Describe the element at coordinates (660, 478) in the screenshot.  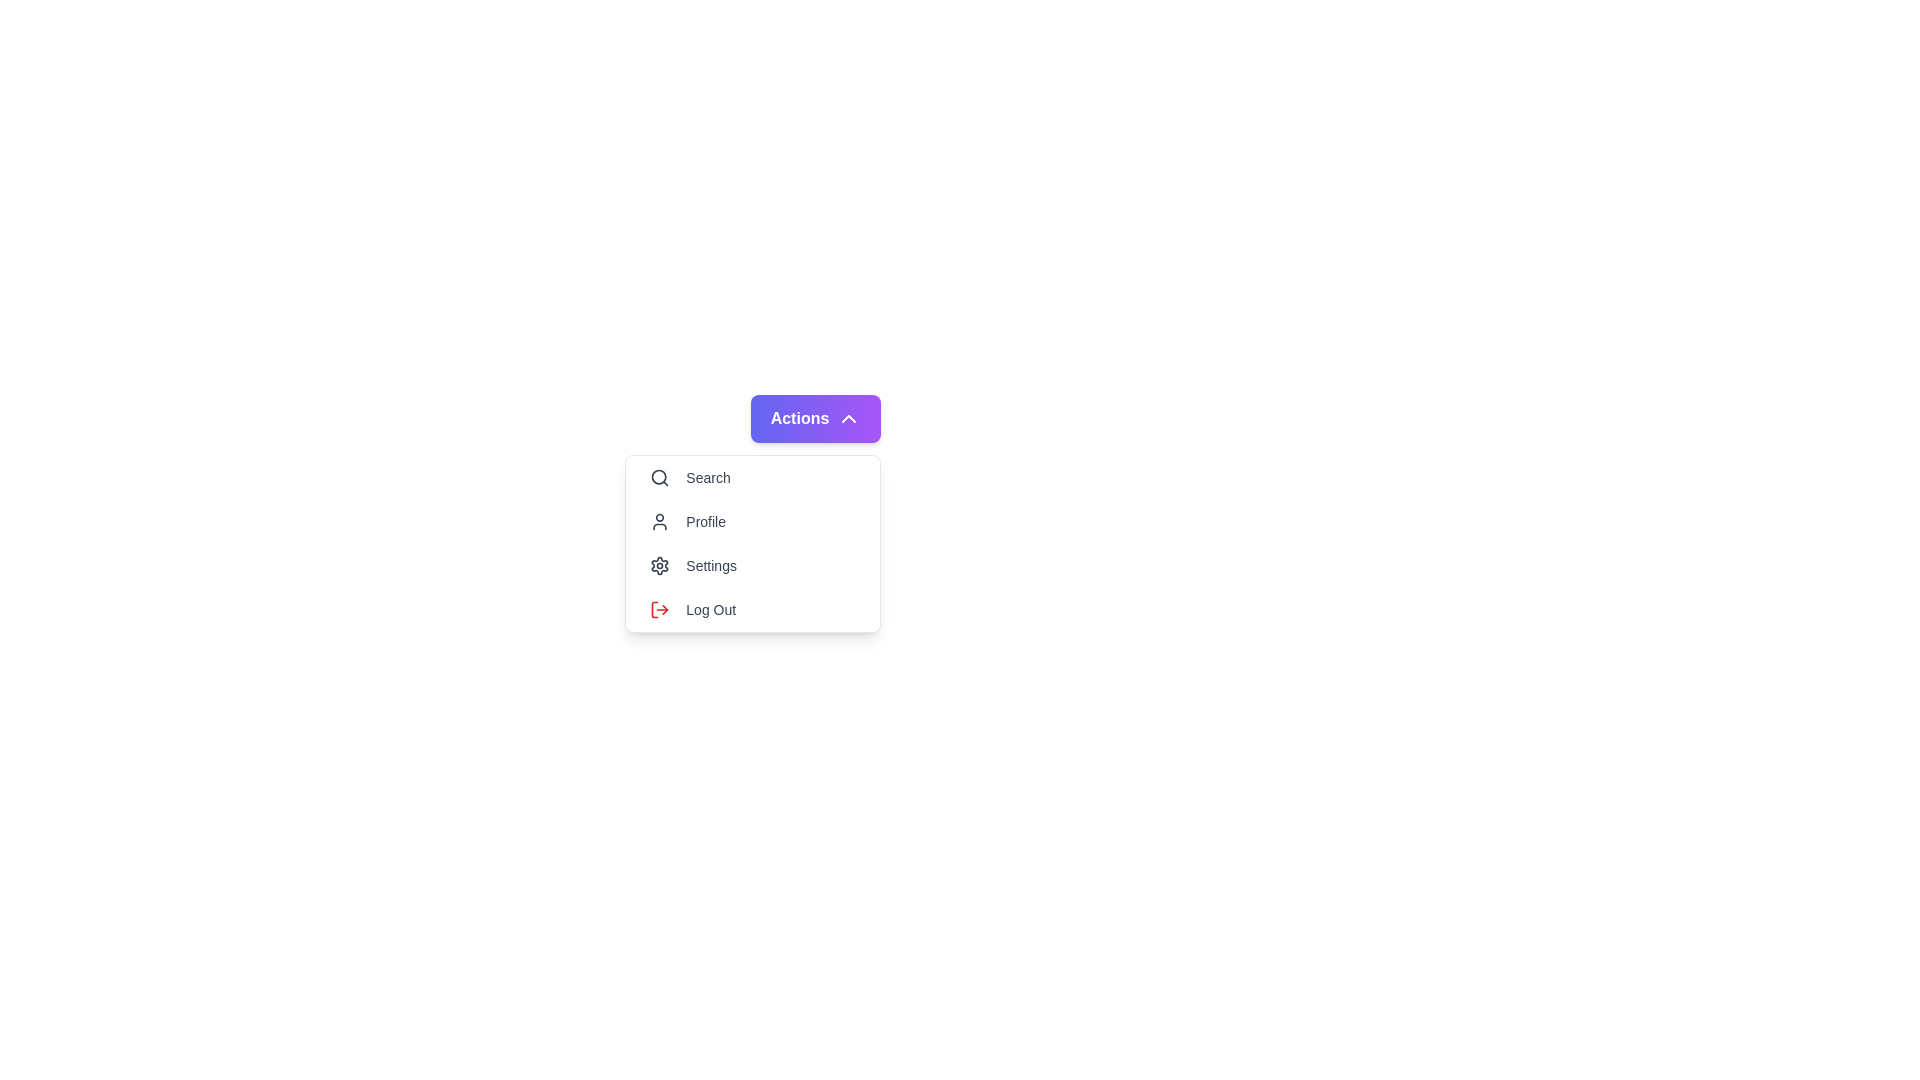
I see `the search icon located to the left of the 'Search' label in the first menu entry at the top of the list of options` at that location.